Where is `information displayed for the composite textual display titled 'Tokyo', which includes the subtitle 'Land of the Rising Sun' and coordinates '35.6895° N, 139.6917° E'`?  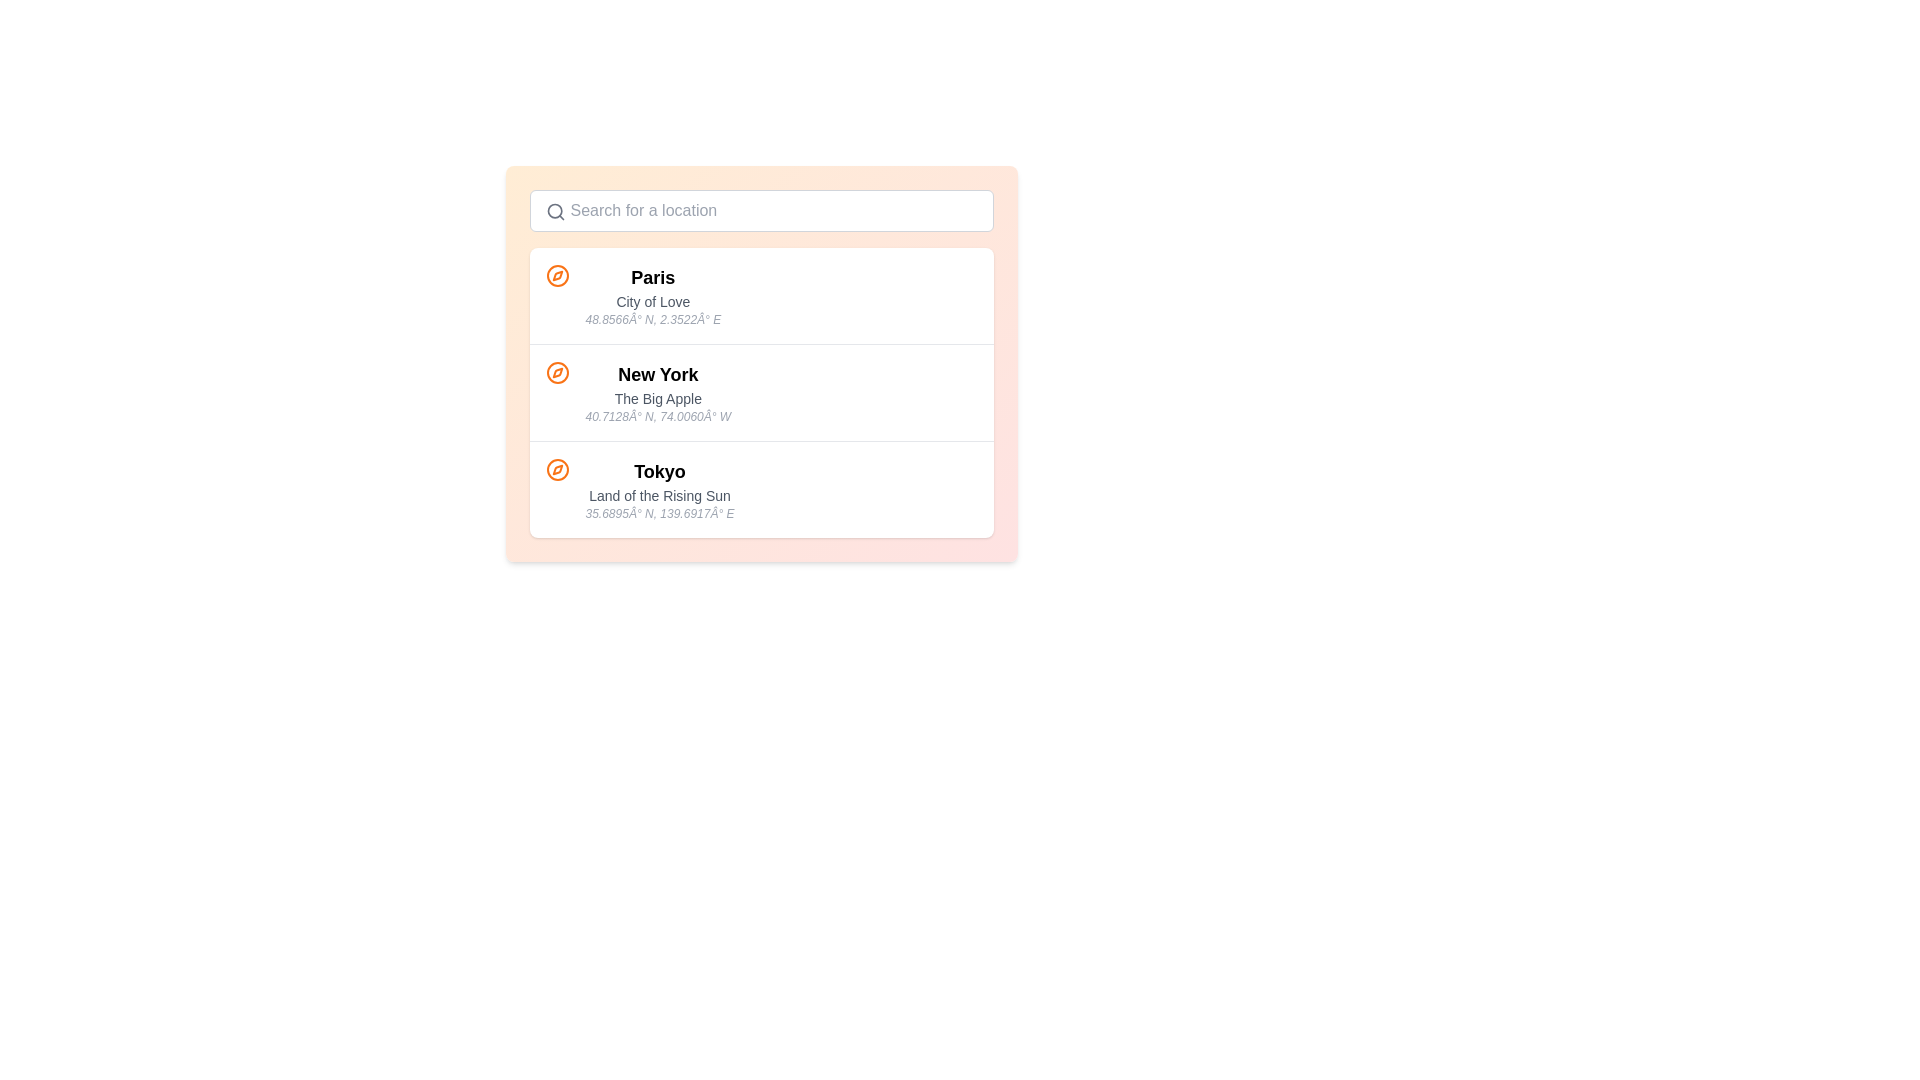 information displayed for the composite textual display titled 'Tokyo', which includes the subtitle 'Land of the Rising Sun' and coordinates '35.6895° N, 139.6917° E' is located at coordinates (660, 489).